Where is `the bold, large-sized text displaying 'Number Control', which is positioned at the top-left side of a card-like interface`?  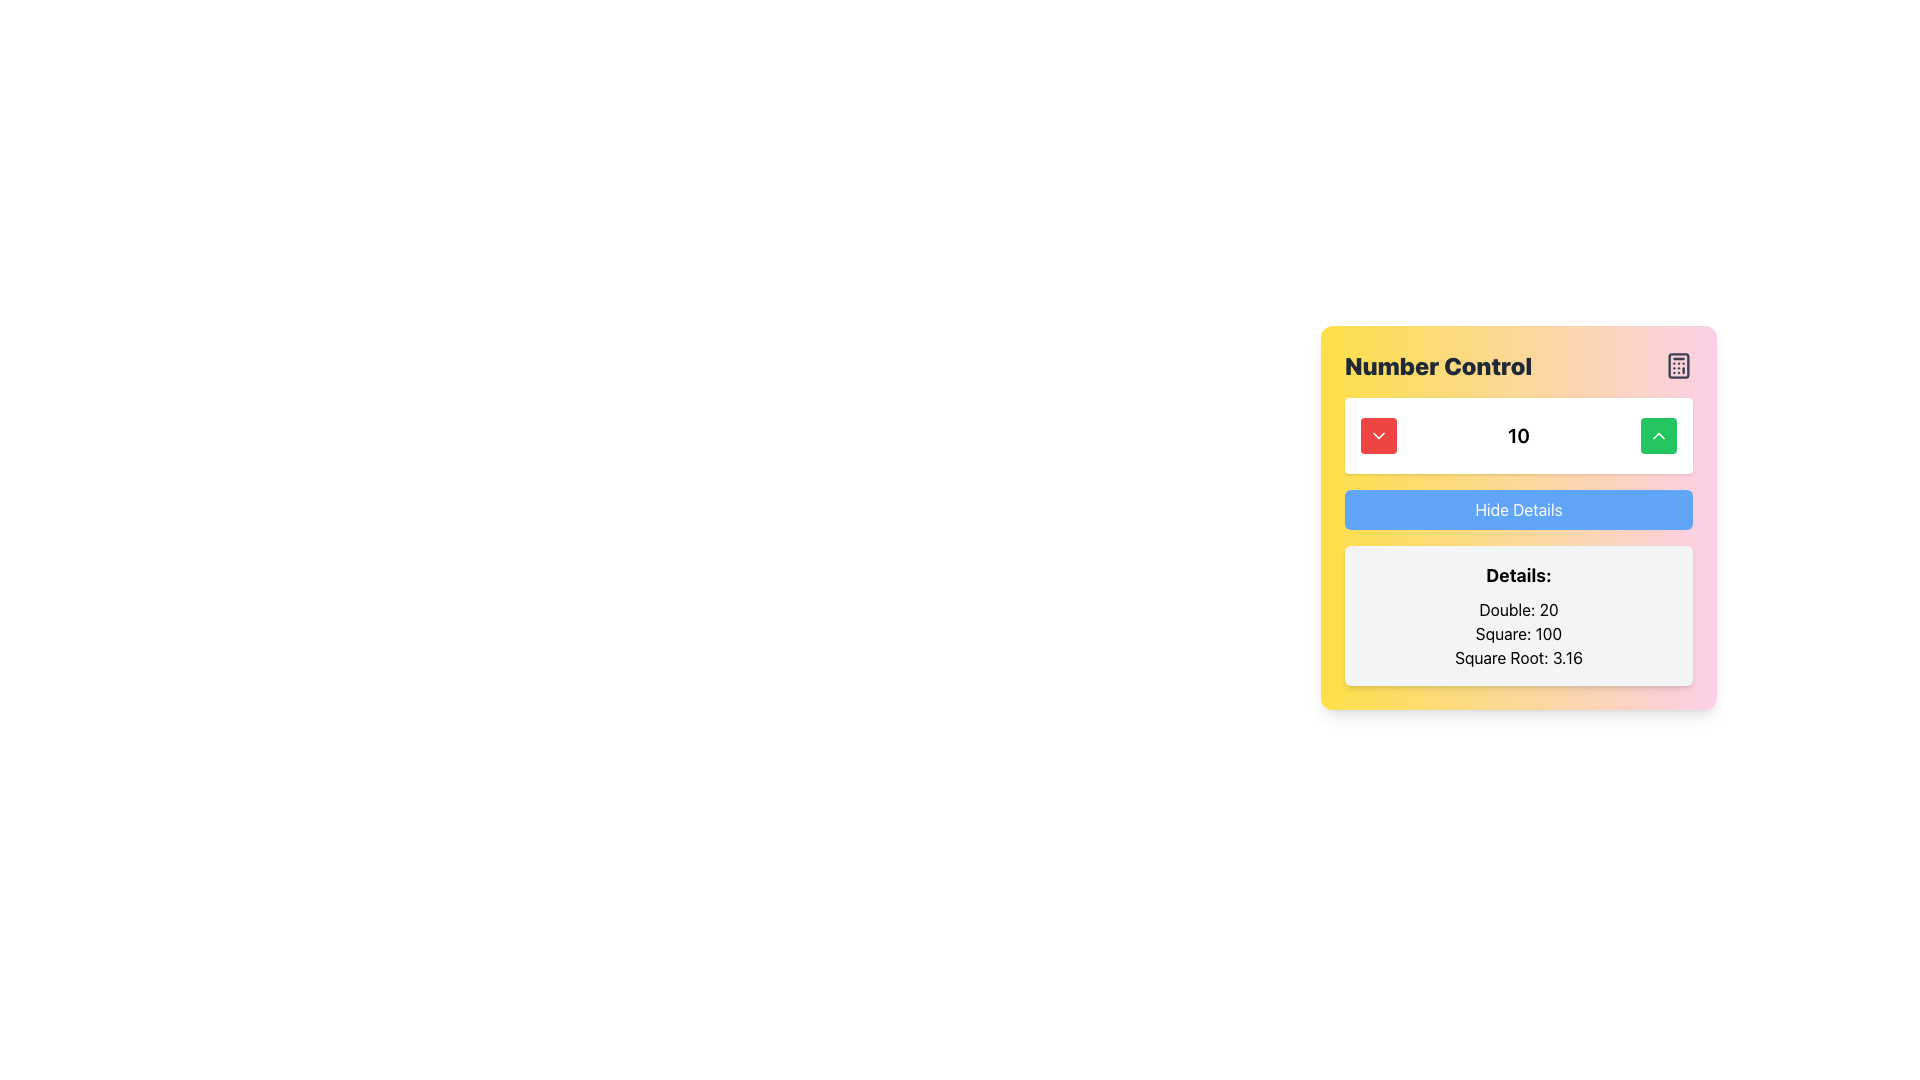 the bold, large-sized text displaying 'Number Control', which is positioned at the top-left side of a card-like interface is located at coordinates (1437, 366).